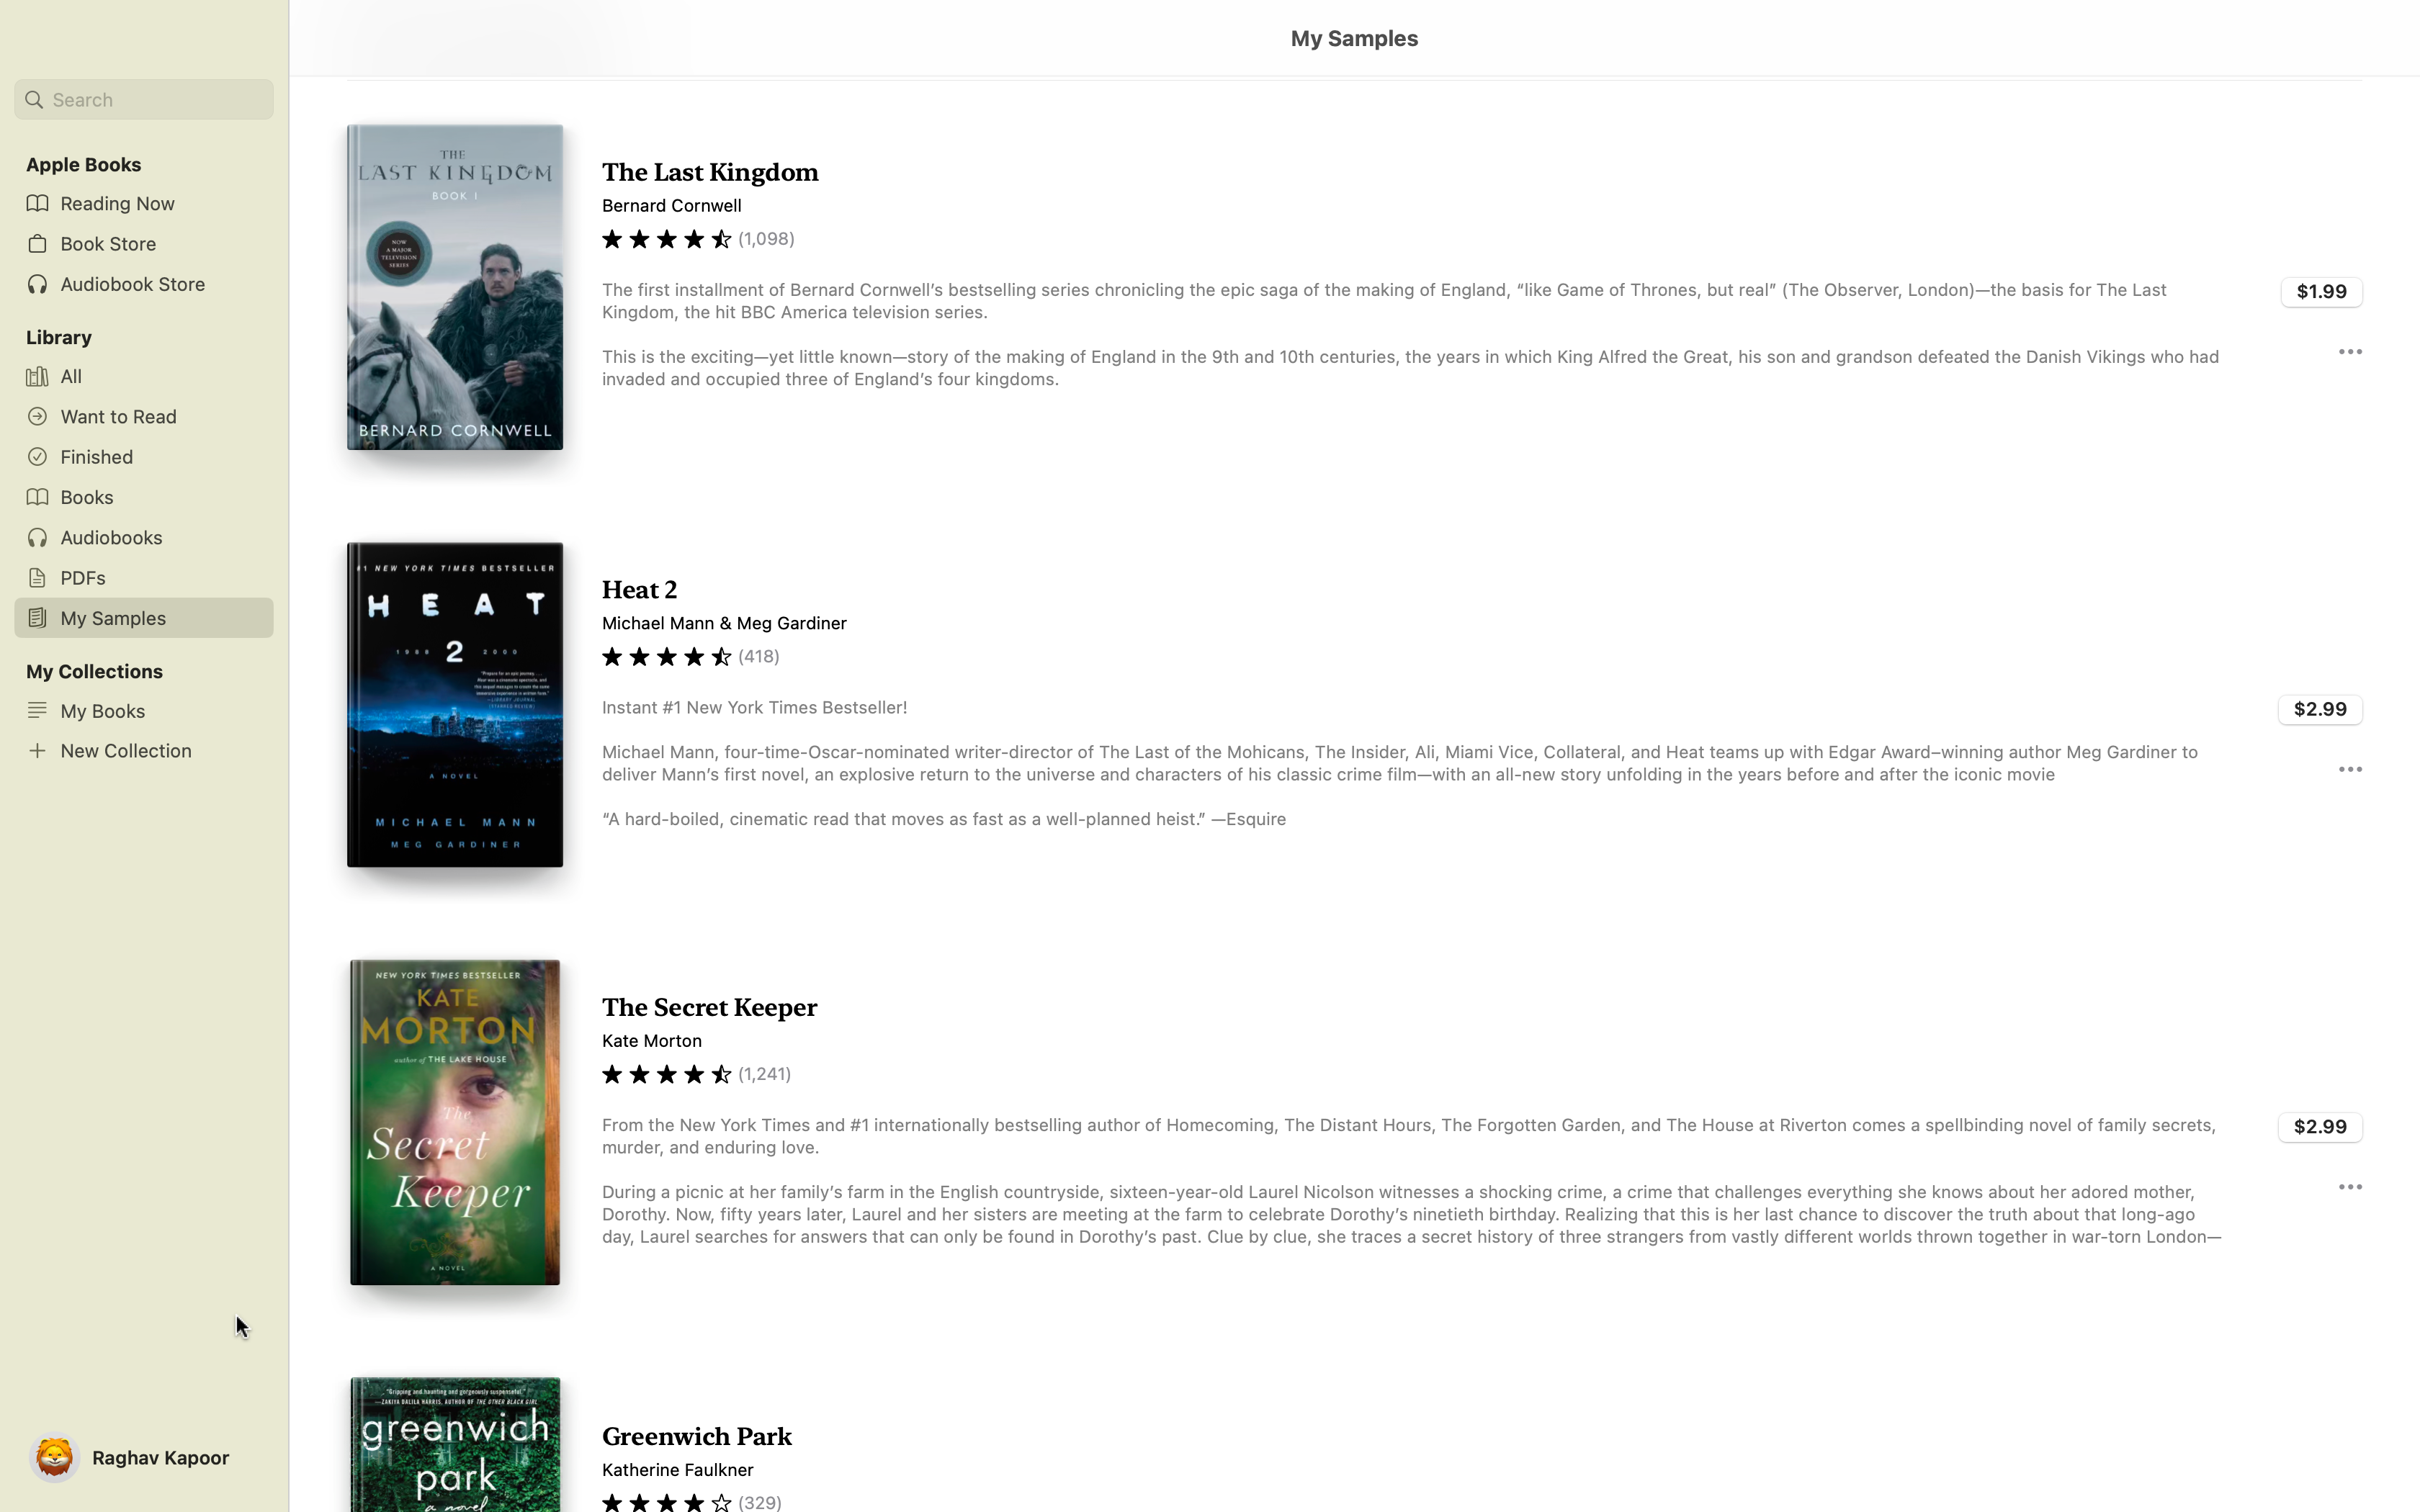 The height and width of the screenshot is (1512, 2420). Describe the element at coordinates (7897670, 1613304) in the screenshot. I see `Browse further options available for "Heat 2` at that location.